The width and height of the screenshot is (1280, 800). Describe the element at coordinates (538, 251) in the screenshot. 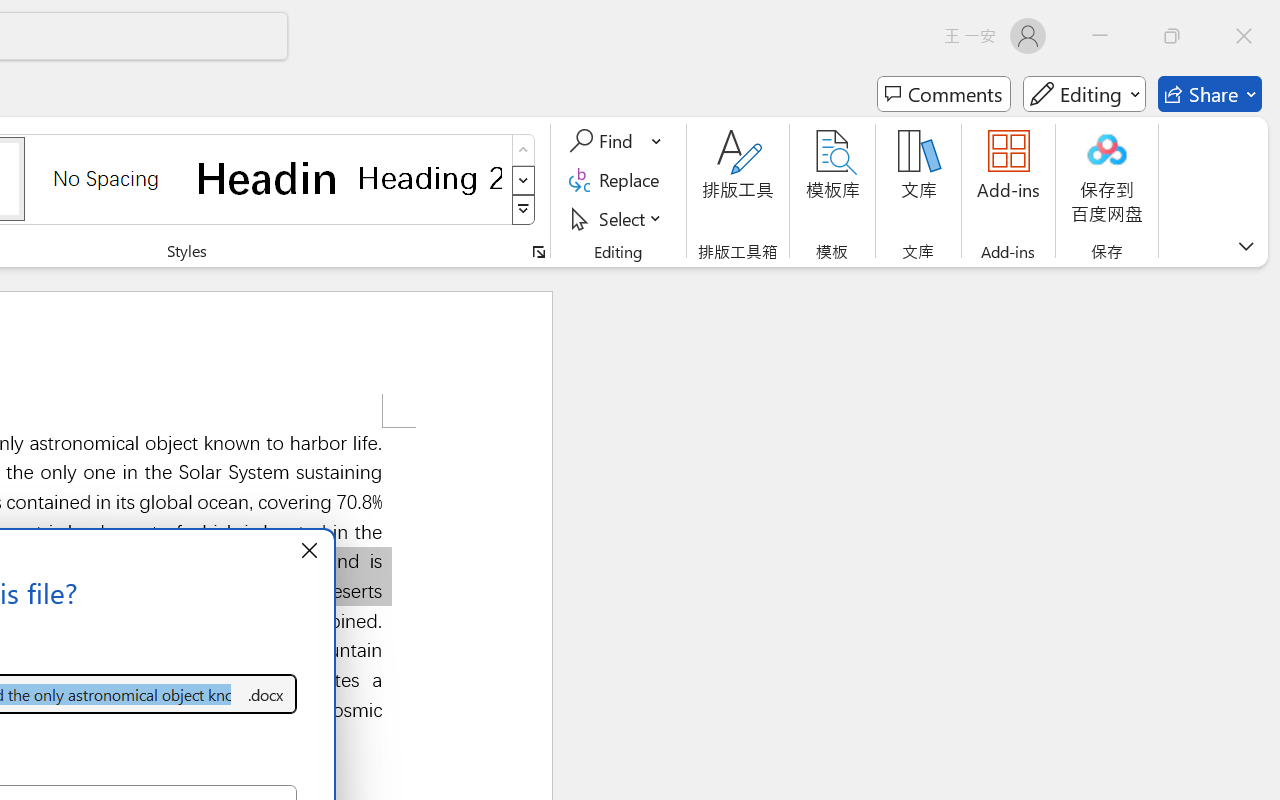

I see `'Styles...'` at that location.